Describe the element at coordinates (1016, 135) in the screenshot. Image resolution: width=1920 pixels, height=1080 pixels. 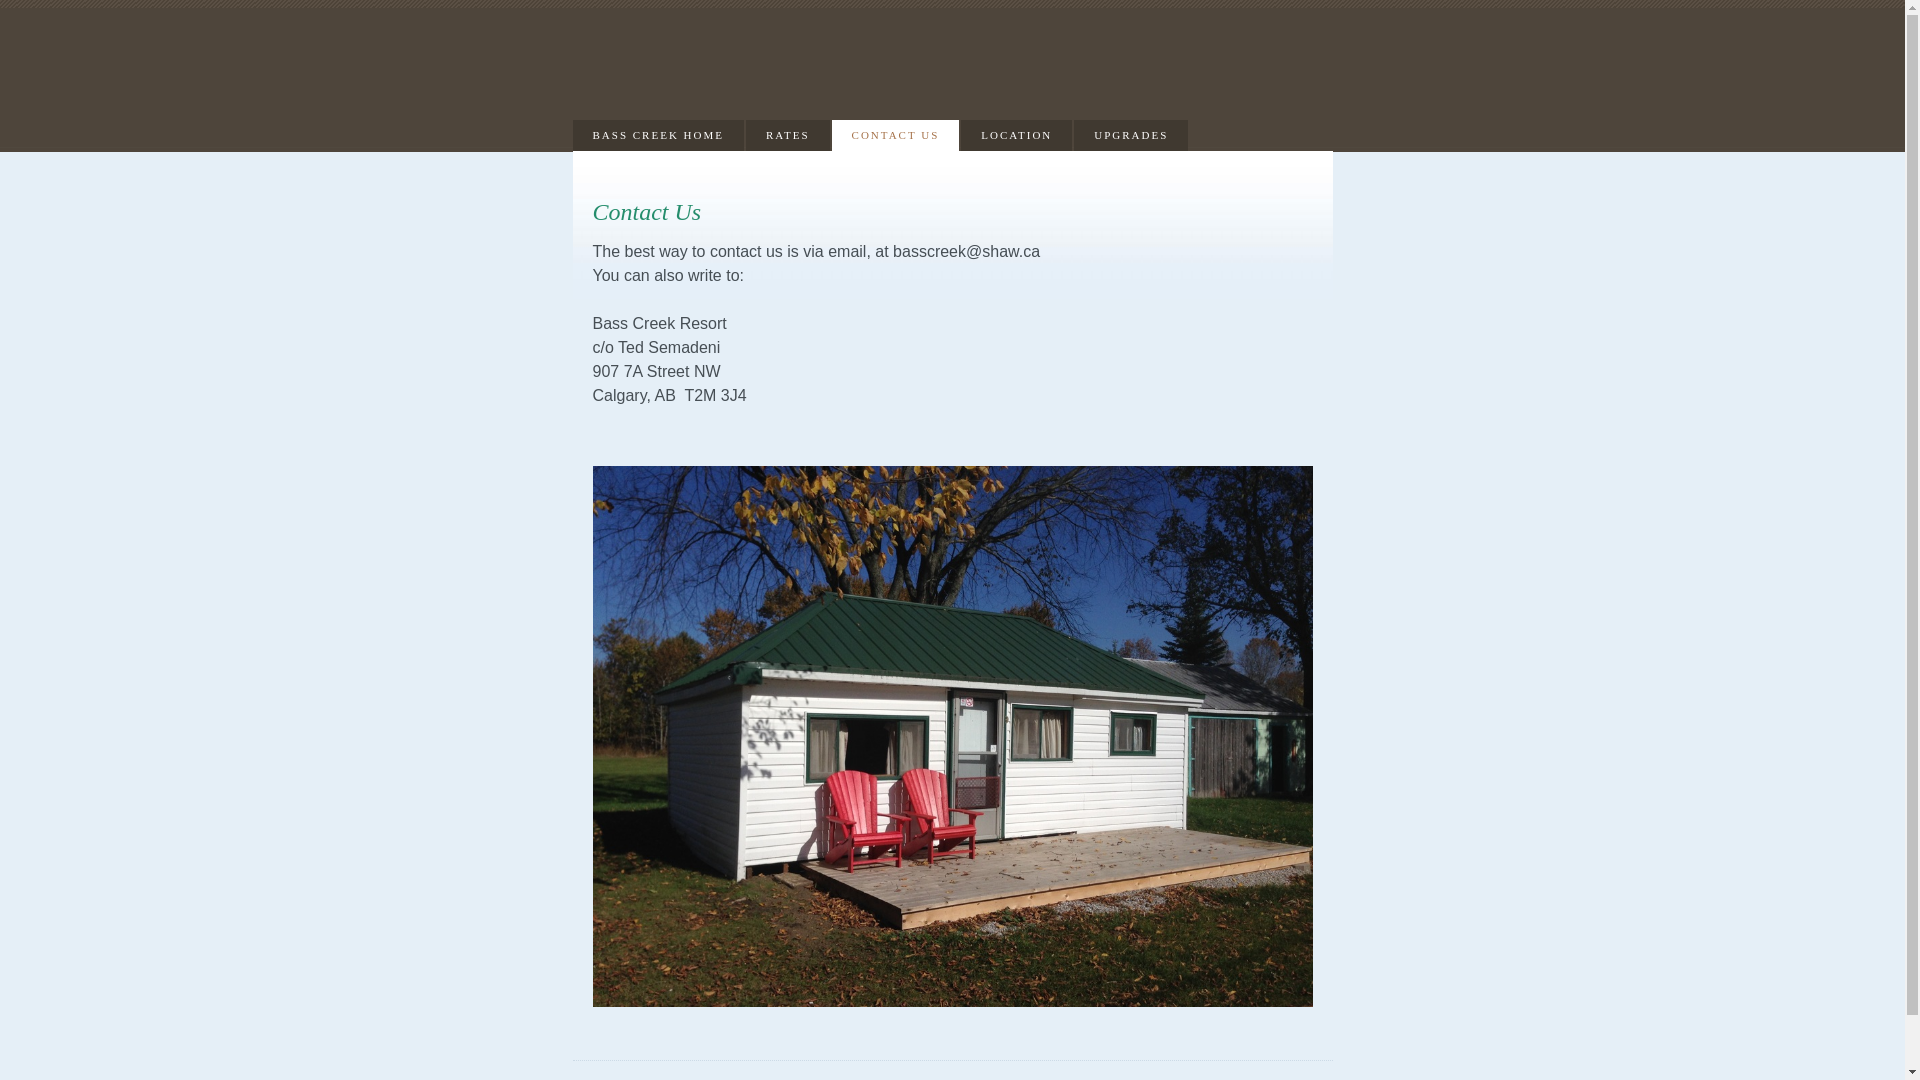
I see `'LOCATION'` at that location.